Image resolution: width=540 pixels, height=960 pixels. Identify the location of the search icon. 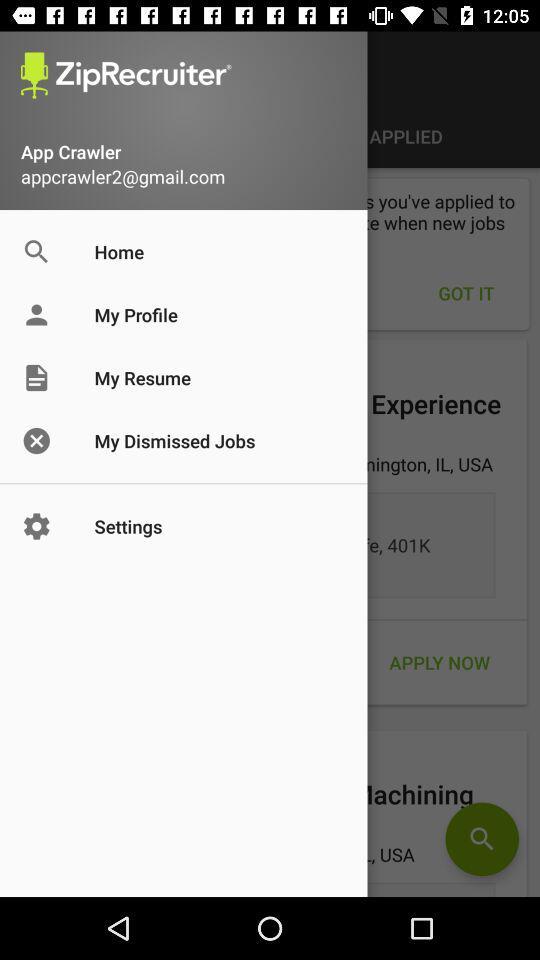
(481, 839).